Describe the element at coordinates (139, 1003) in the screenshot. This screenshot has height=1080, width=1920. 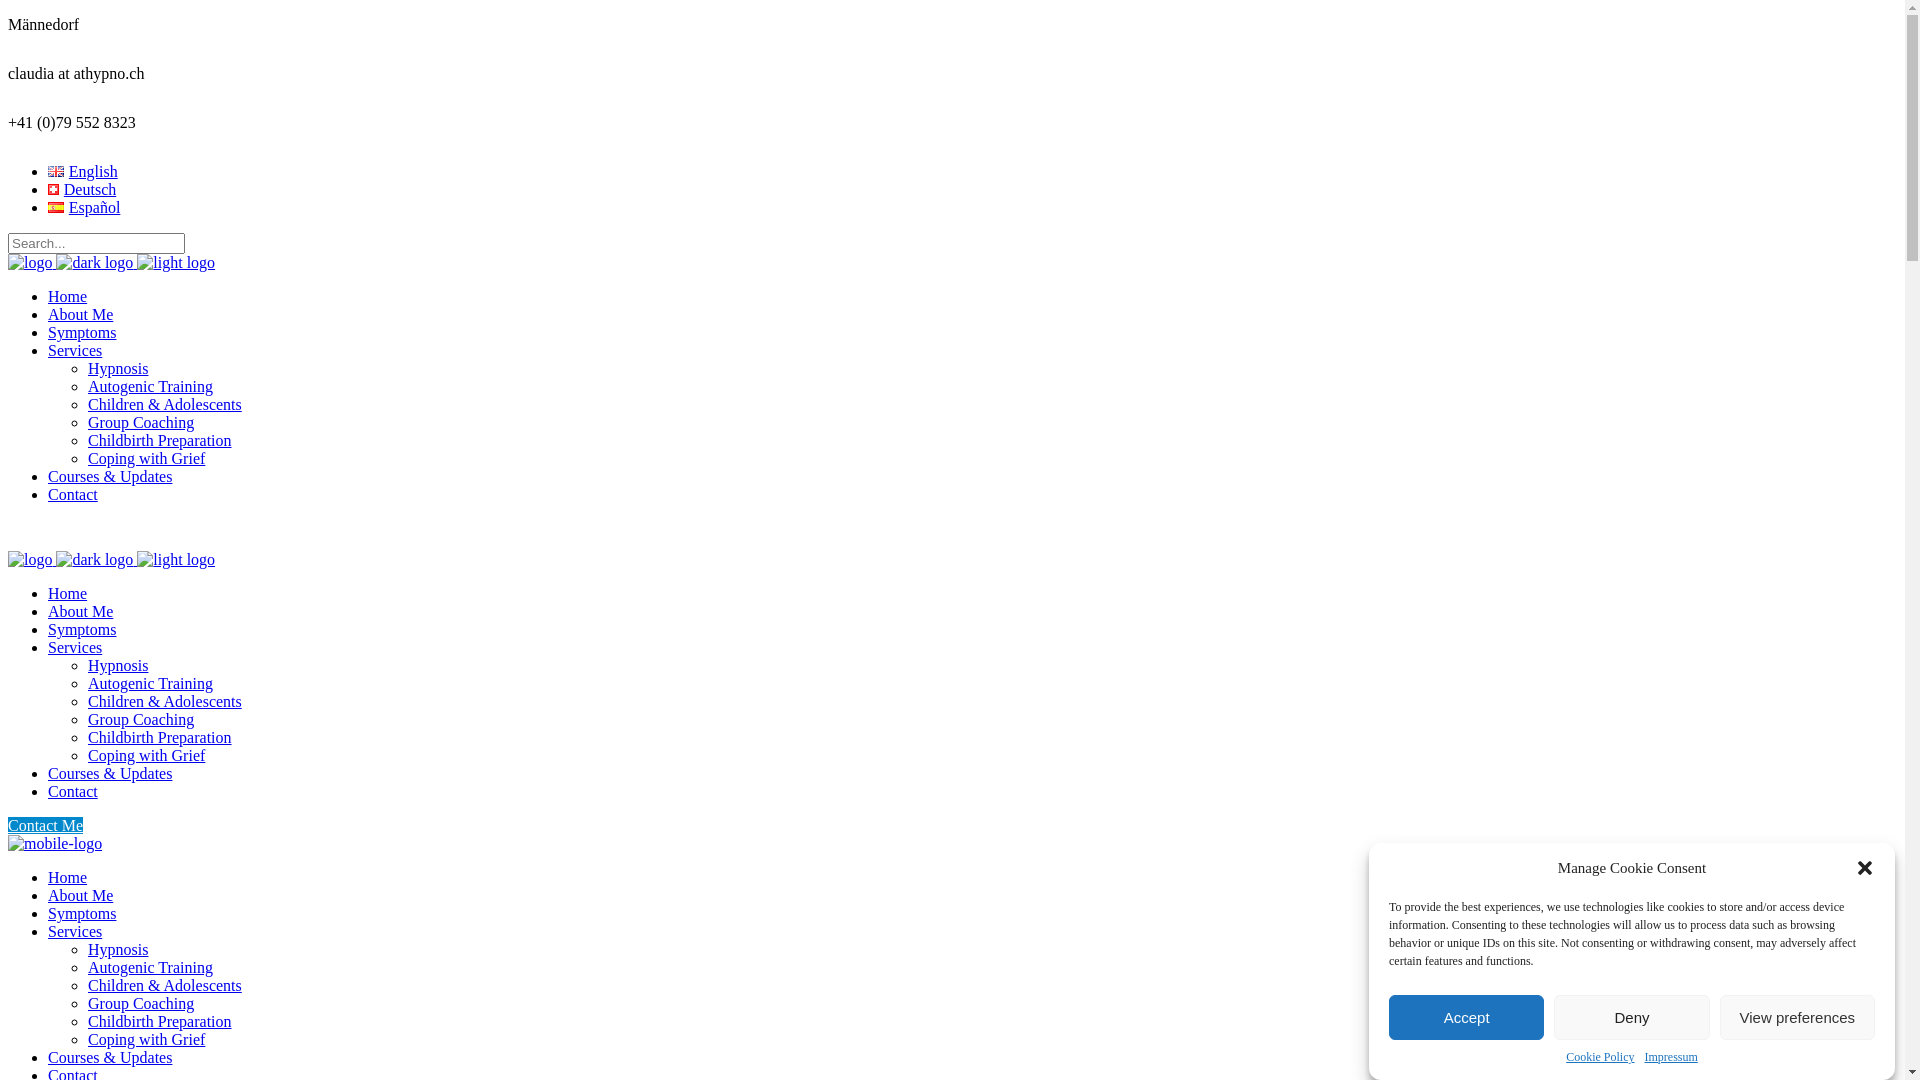
I see `'Group Coaching'` at that location.